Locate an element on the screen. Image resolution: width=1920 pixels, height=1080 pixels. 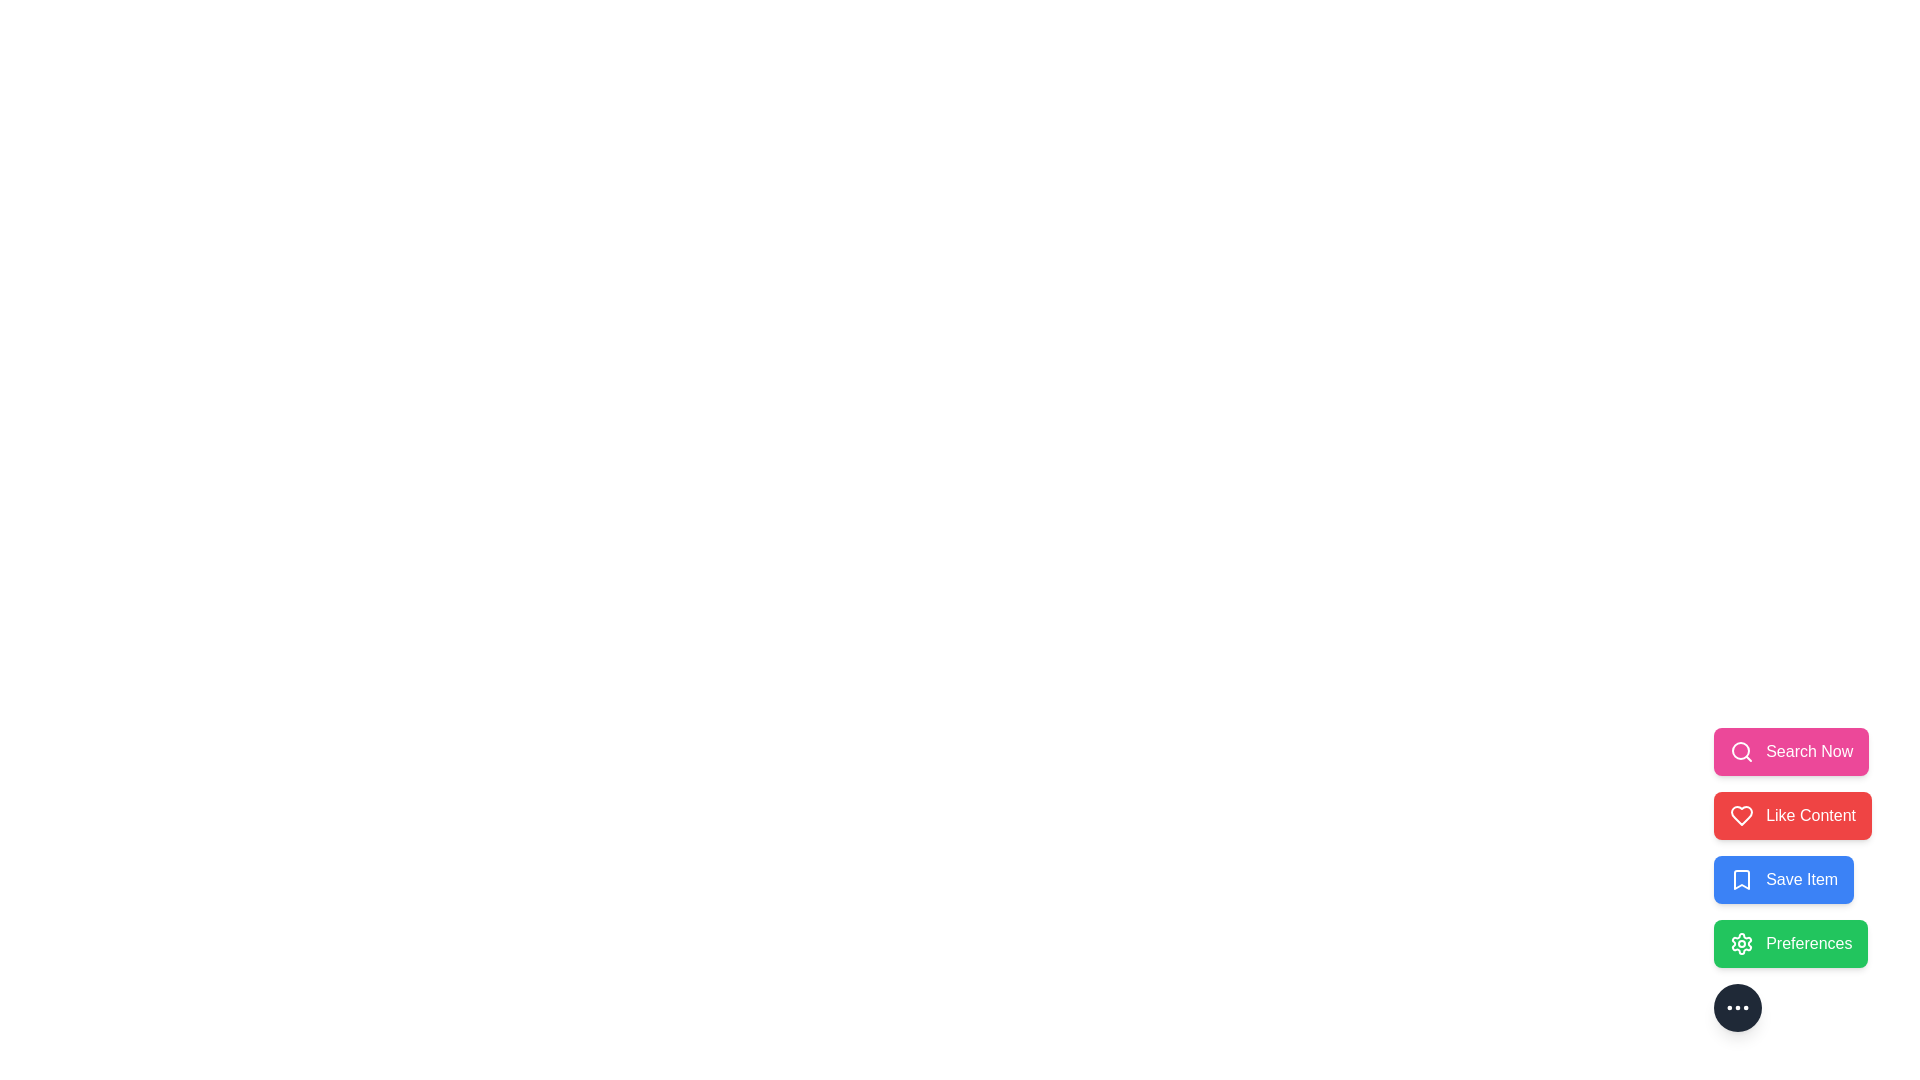
toggle button to expand or collapse the speed dial menu is located at coordinates (1736, 1007).